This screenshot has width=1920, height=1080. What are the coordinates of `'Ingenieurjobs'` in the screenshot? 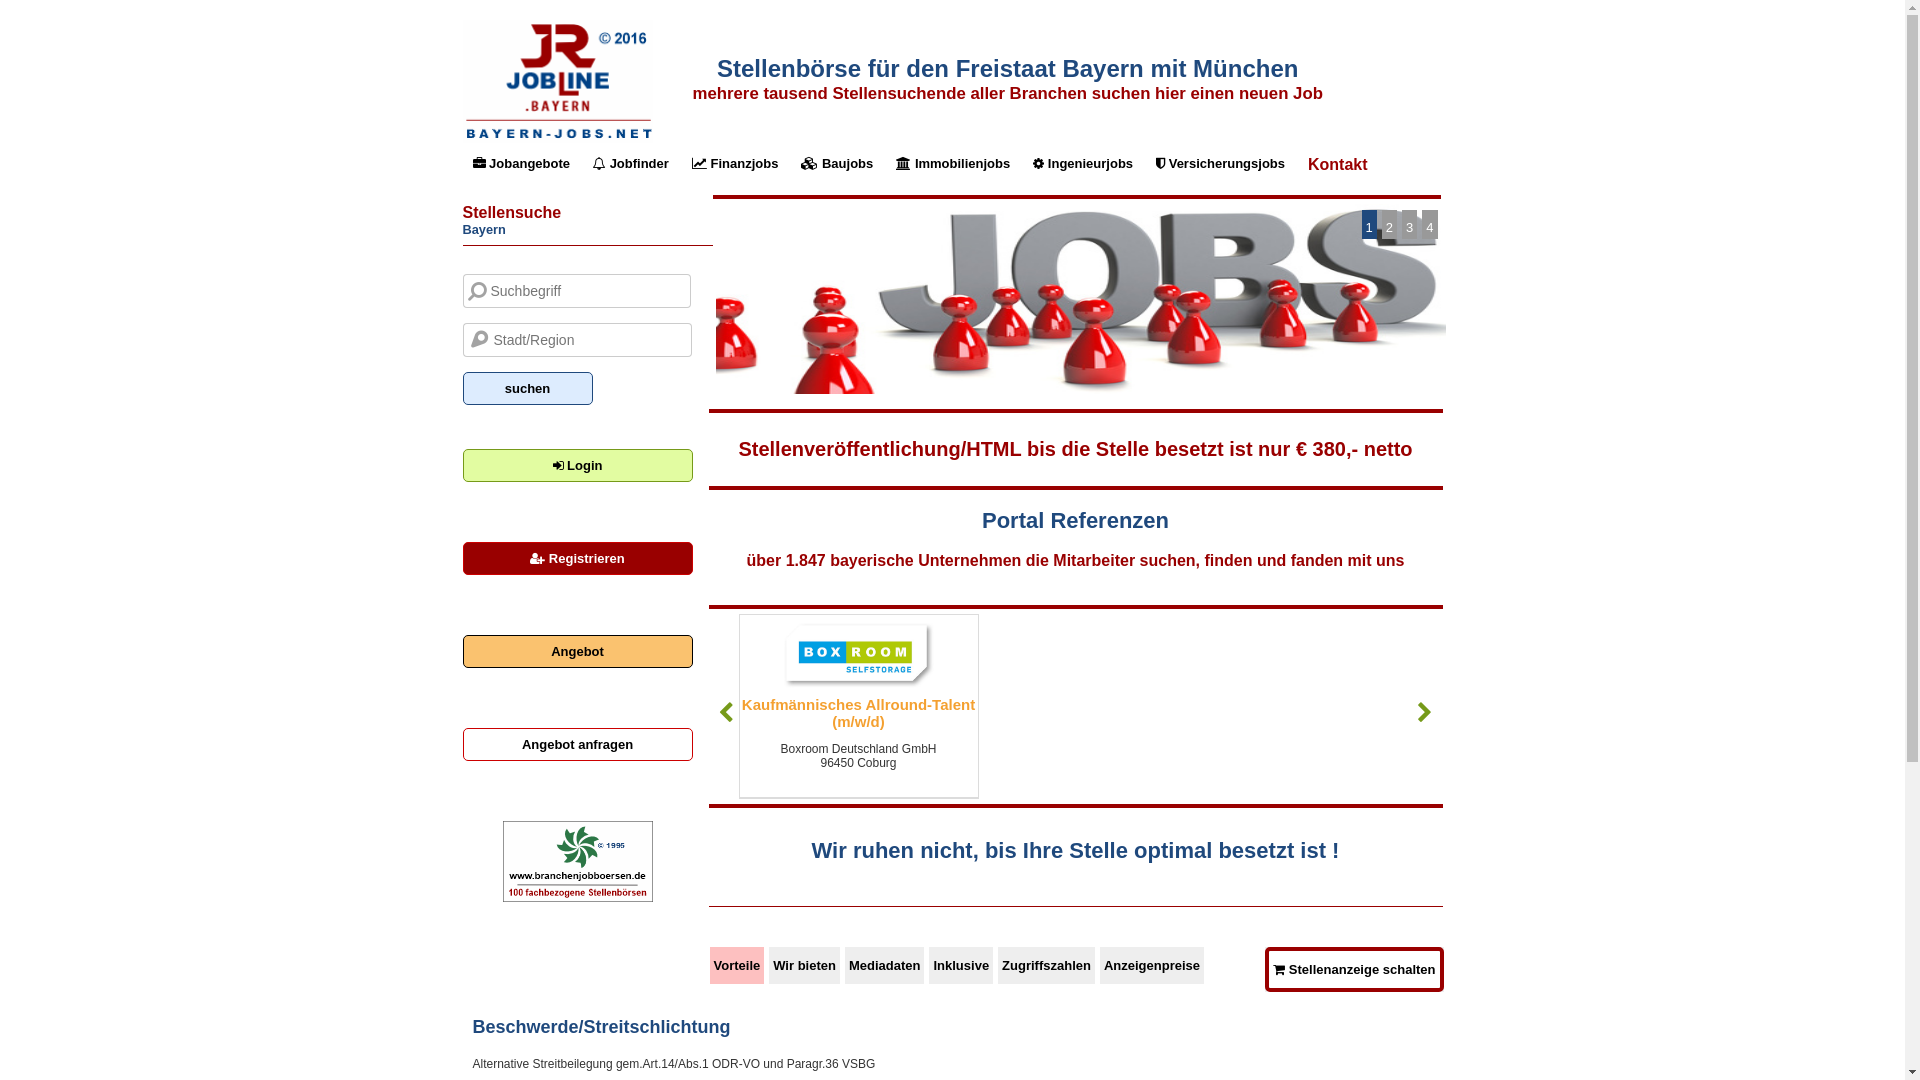 It's located at (1023, 162).